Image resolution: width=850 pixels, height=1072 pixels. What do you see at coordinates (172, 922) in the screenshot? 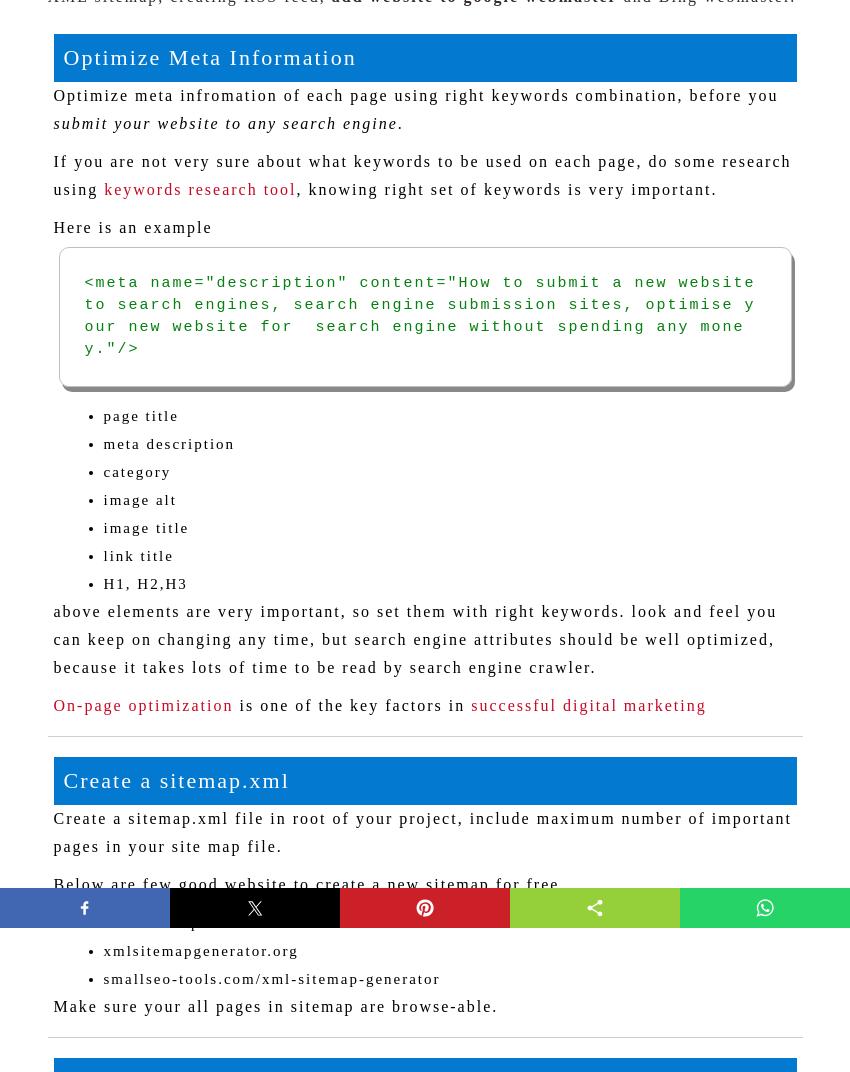
I see `'xml-sitemaps.com'` at bounding box center [172, 922].